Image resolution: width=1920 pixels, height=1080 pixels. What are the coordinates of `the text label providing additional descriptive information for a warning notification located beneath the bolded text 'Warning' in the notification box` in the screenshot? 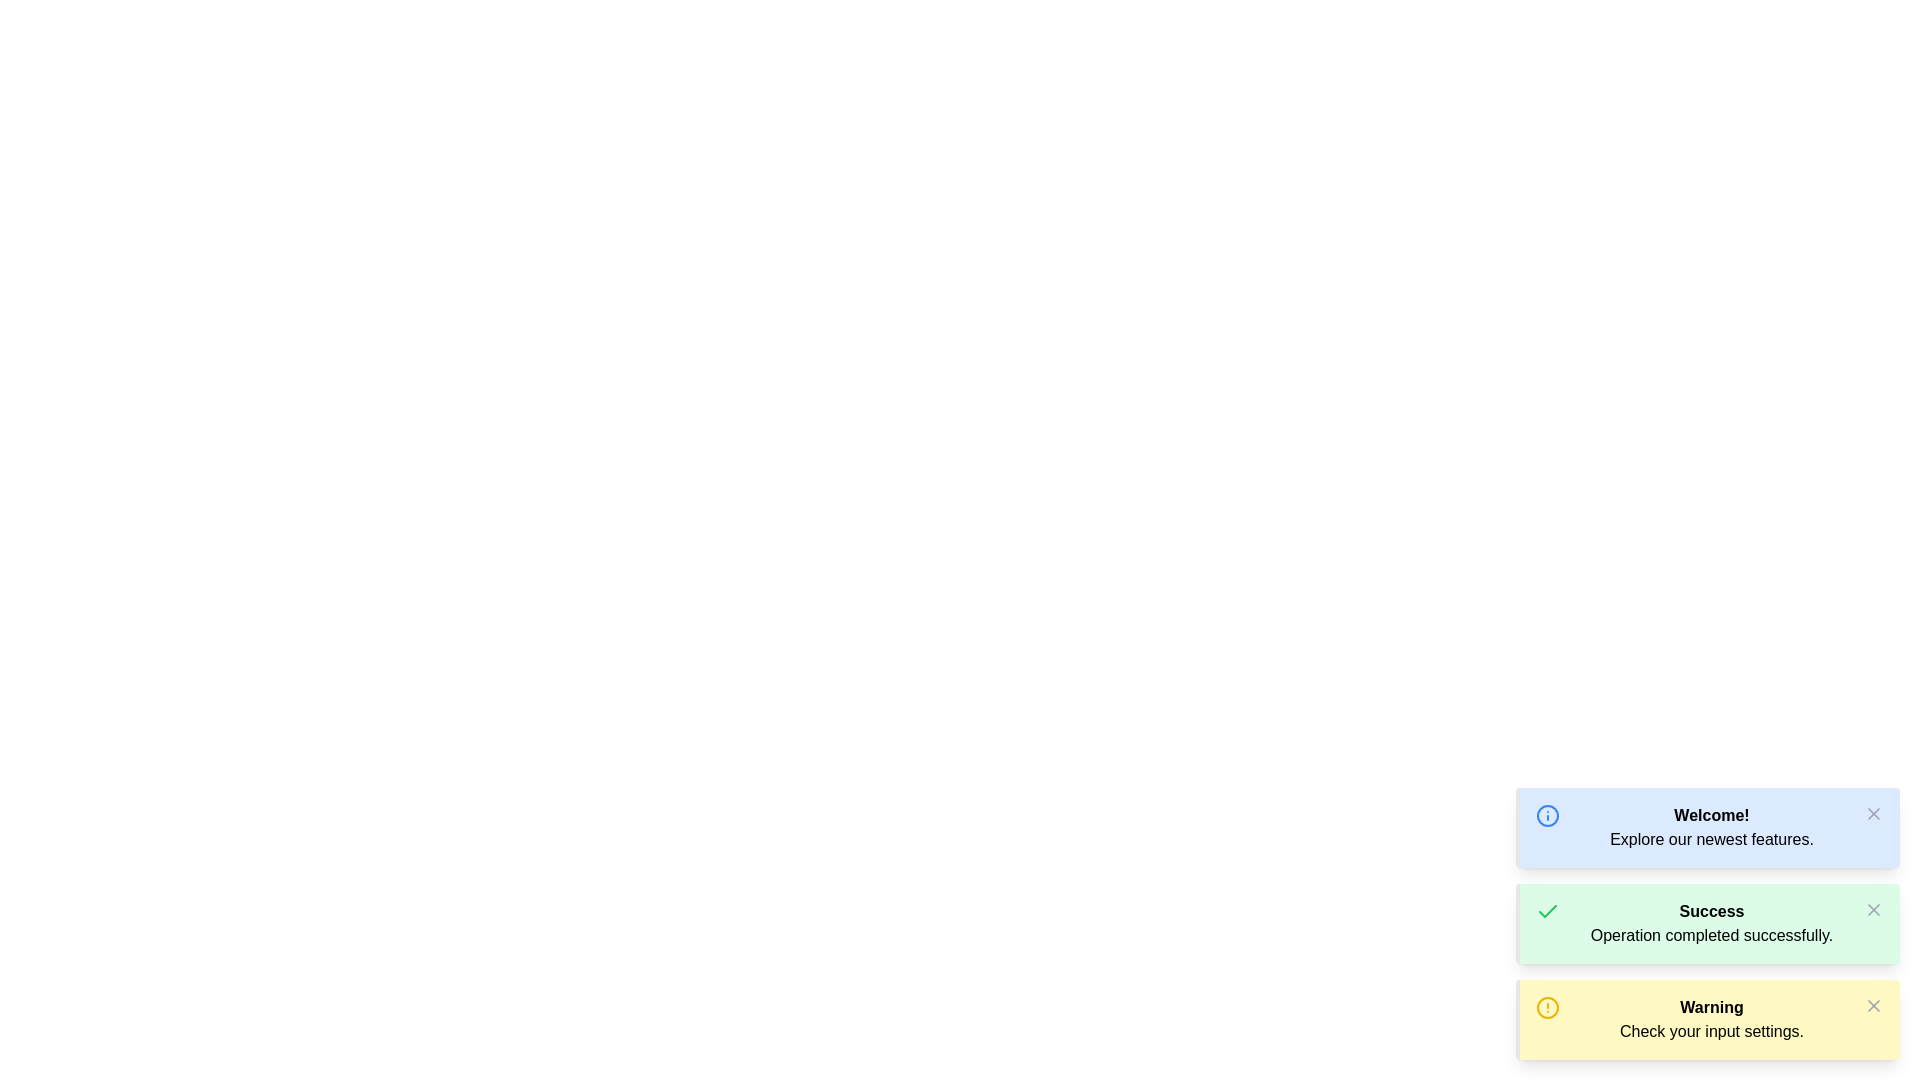 It's located at (1711, 1032).